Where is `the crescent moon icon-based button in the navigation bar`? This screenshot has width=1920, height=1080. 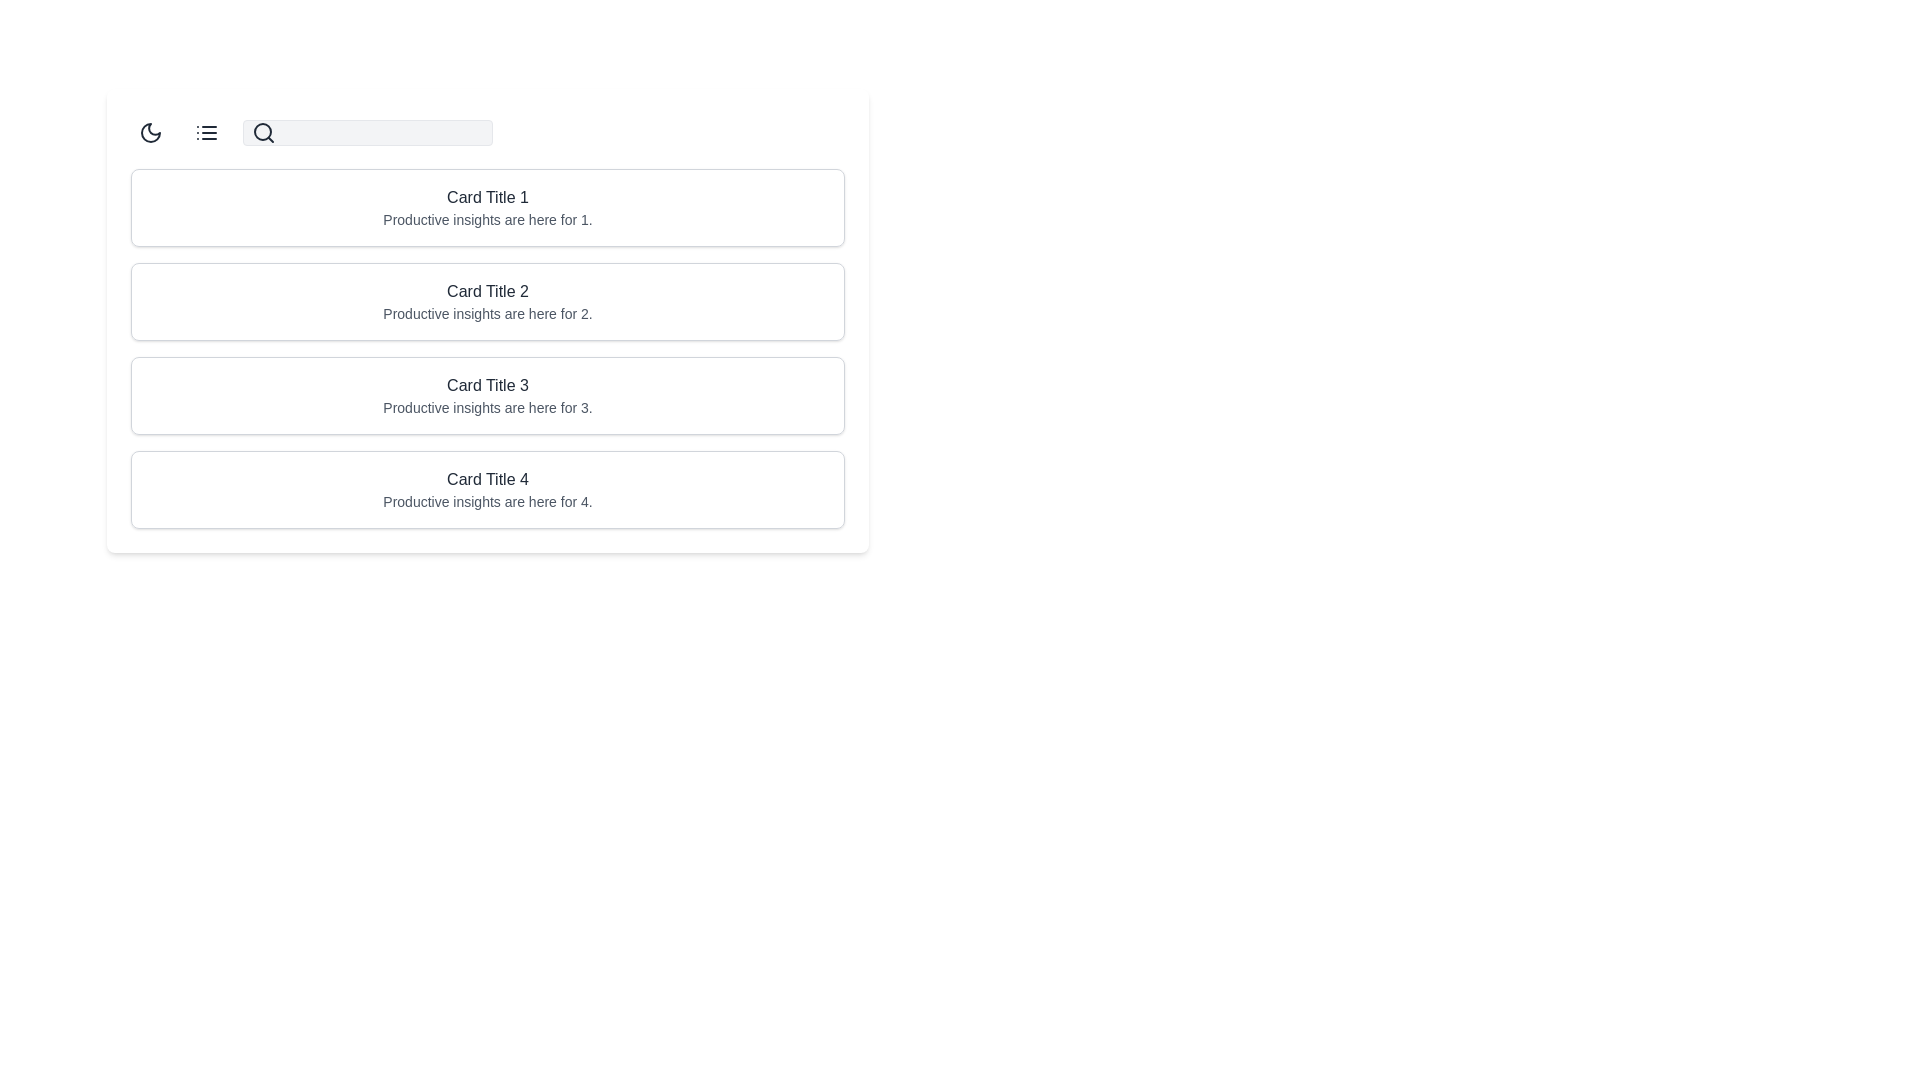
the crescent moon icon-based button in the navigation bar is located at coordinates (149, 132).